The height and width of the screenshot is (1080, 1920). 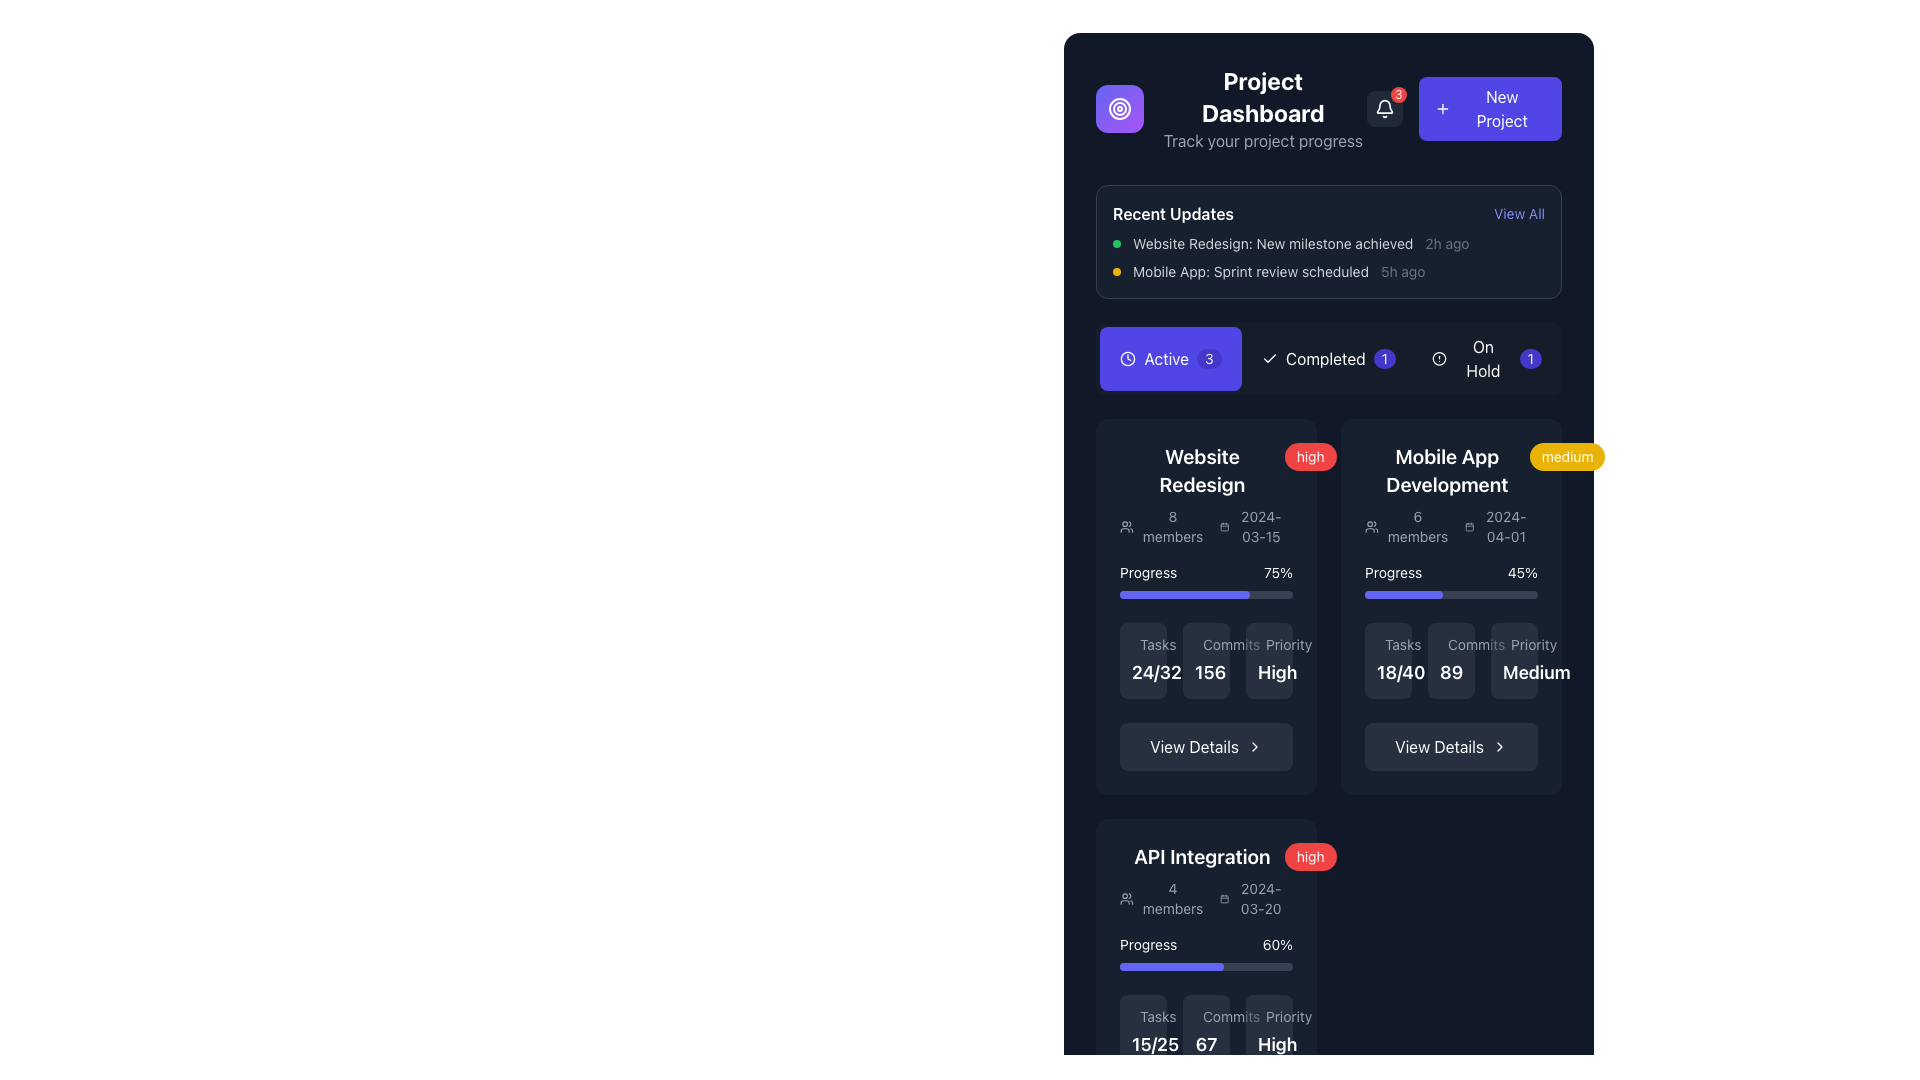 I want to click on the 'New Project' button, which is a purple button with rounded corners located in the top-right segment of the interface, to initiate project creation, so click(x=1464, y=108).